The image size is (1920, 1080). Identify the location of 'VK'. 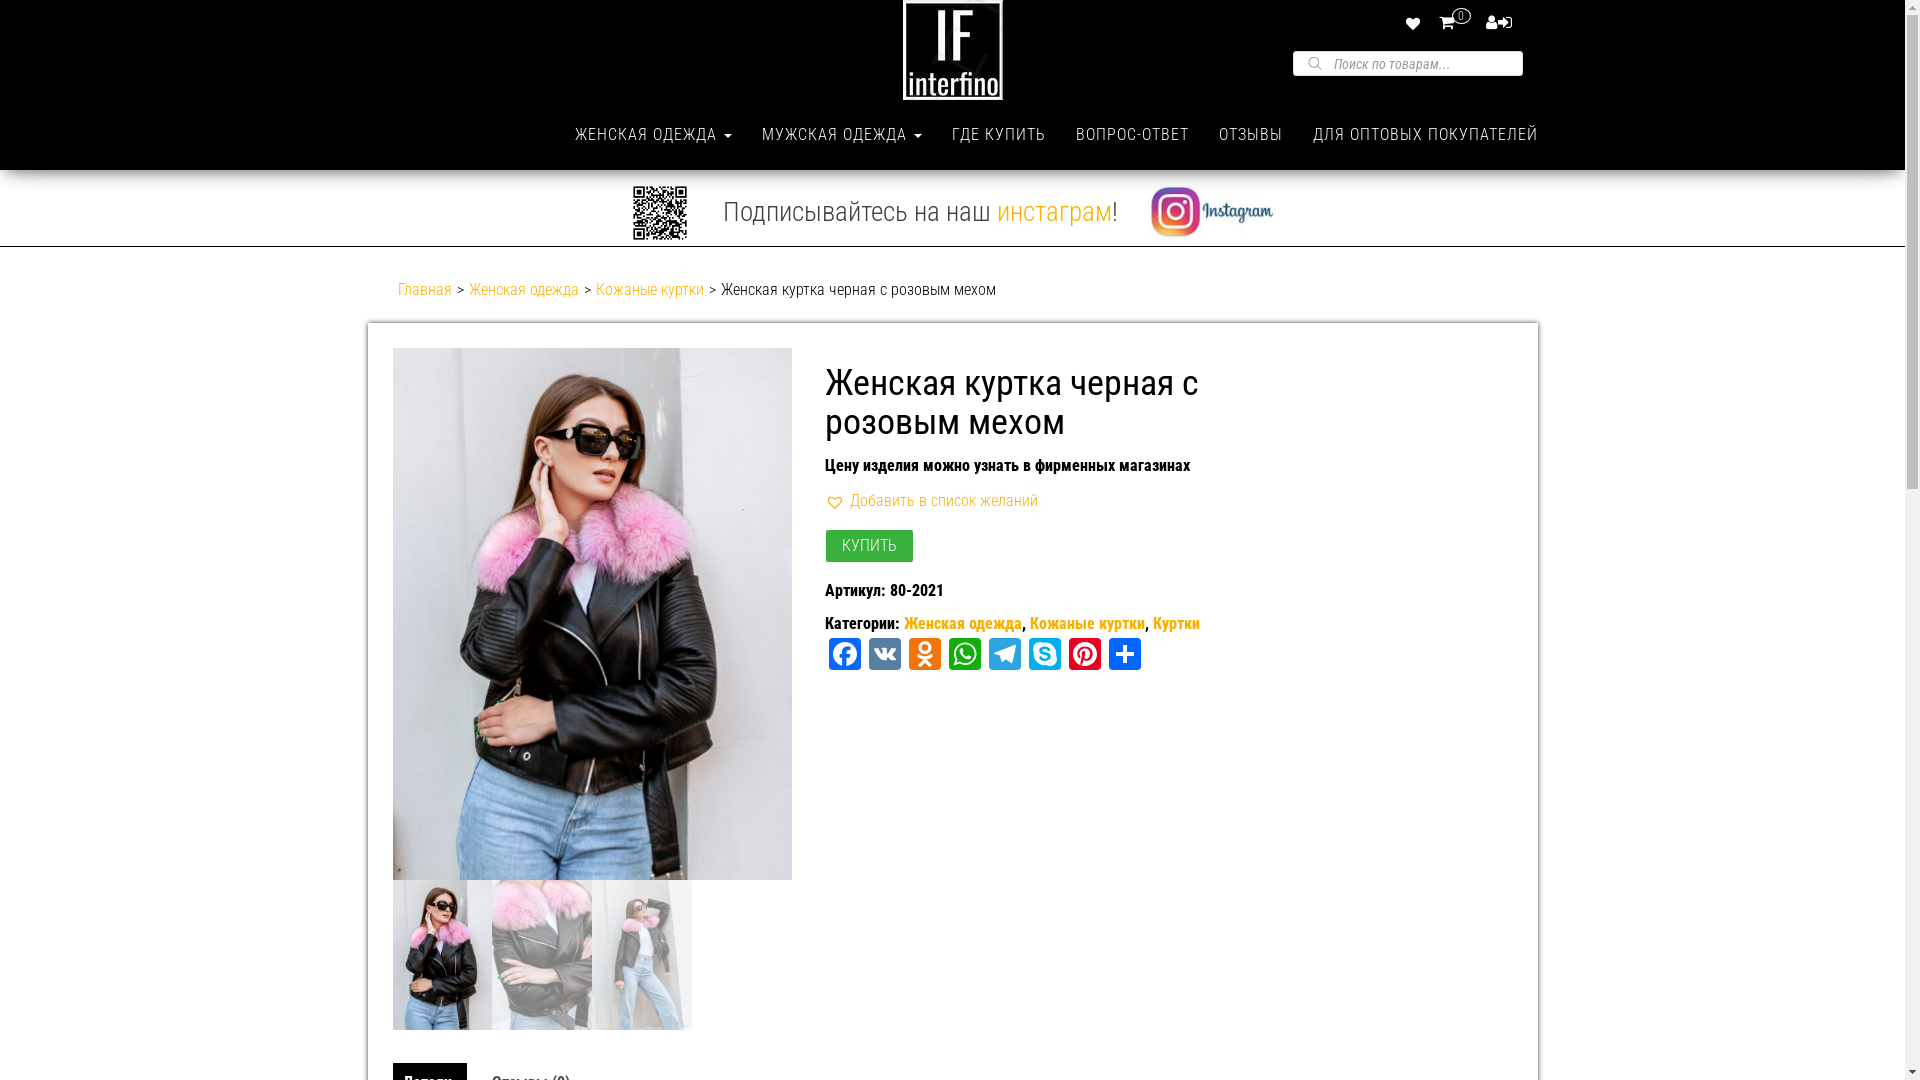
(883, 656).